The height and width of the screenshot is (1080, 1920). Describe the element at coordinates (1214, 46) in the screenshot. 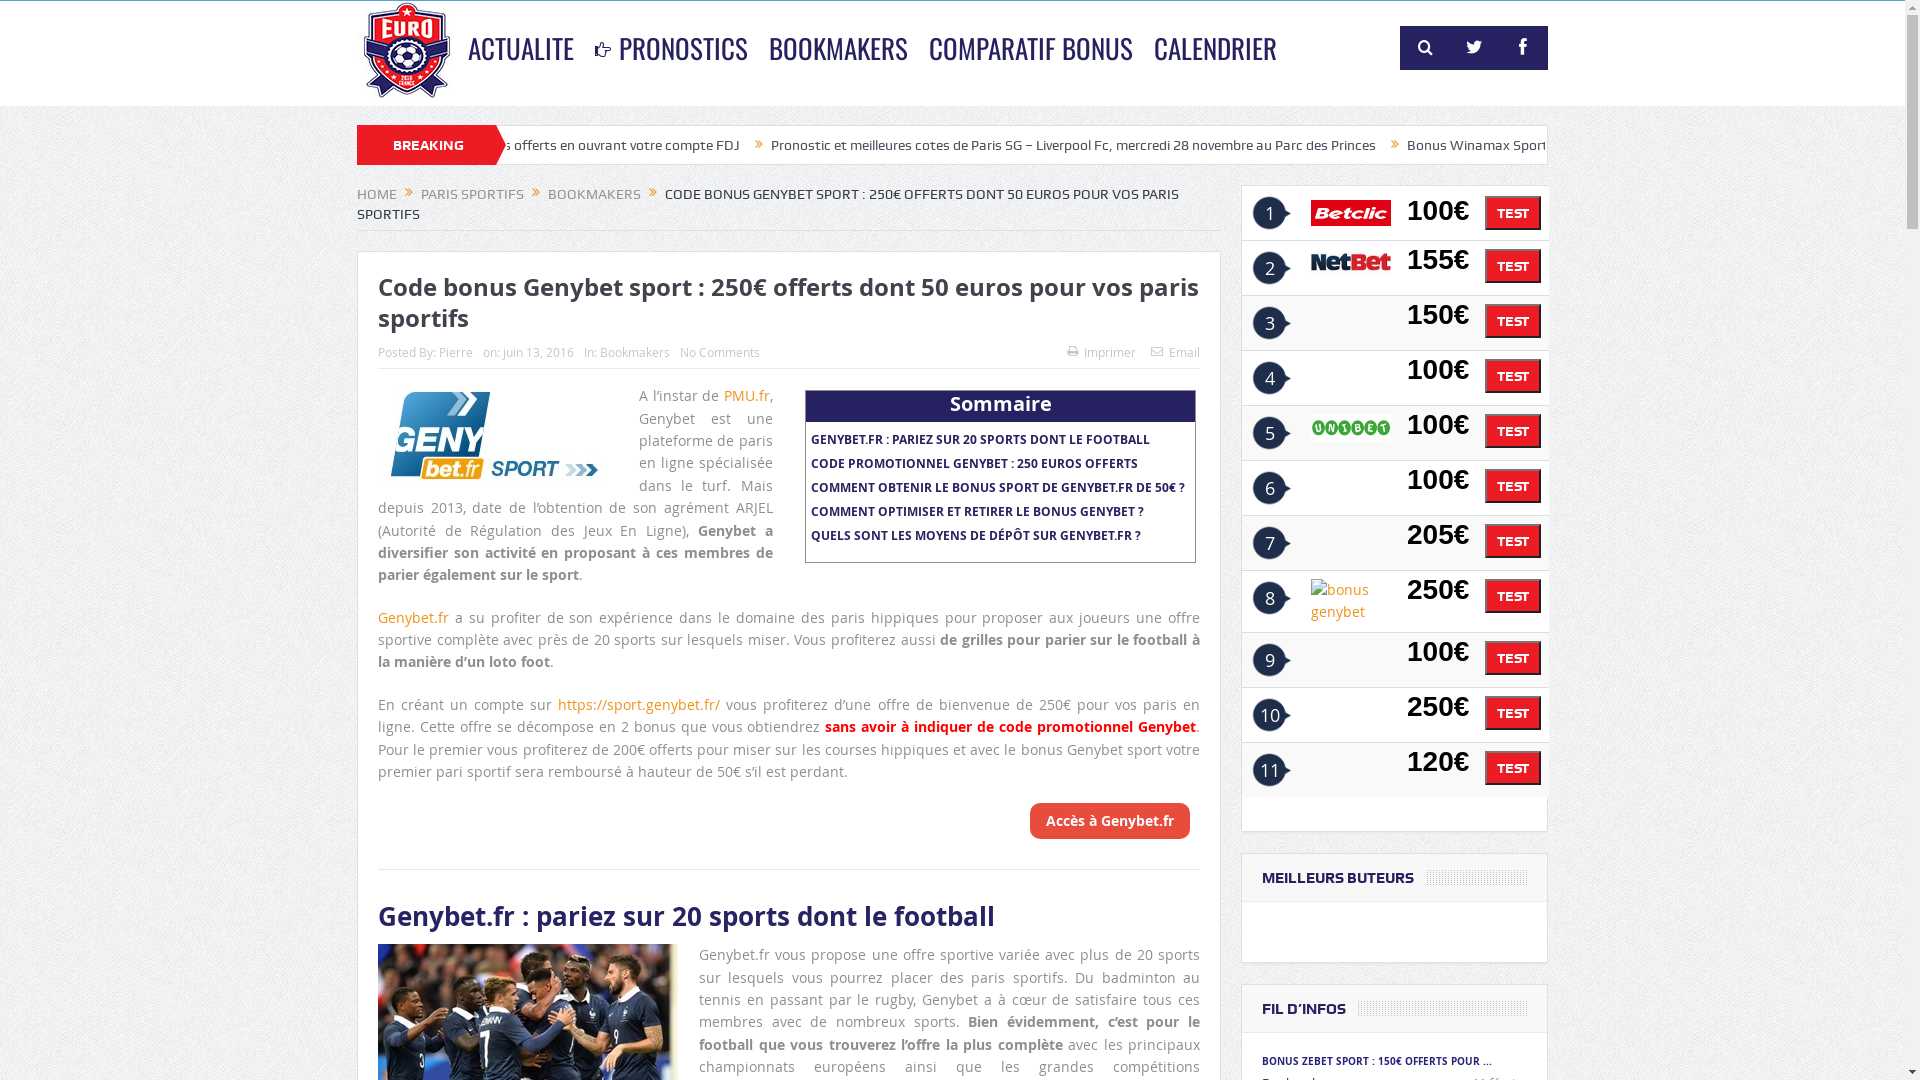

I see `'CALENDRIER'` at that location.